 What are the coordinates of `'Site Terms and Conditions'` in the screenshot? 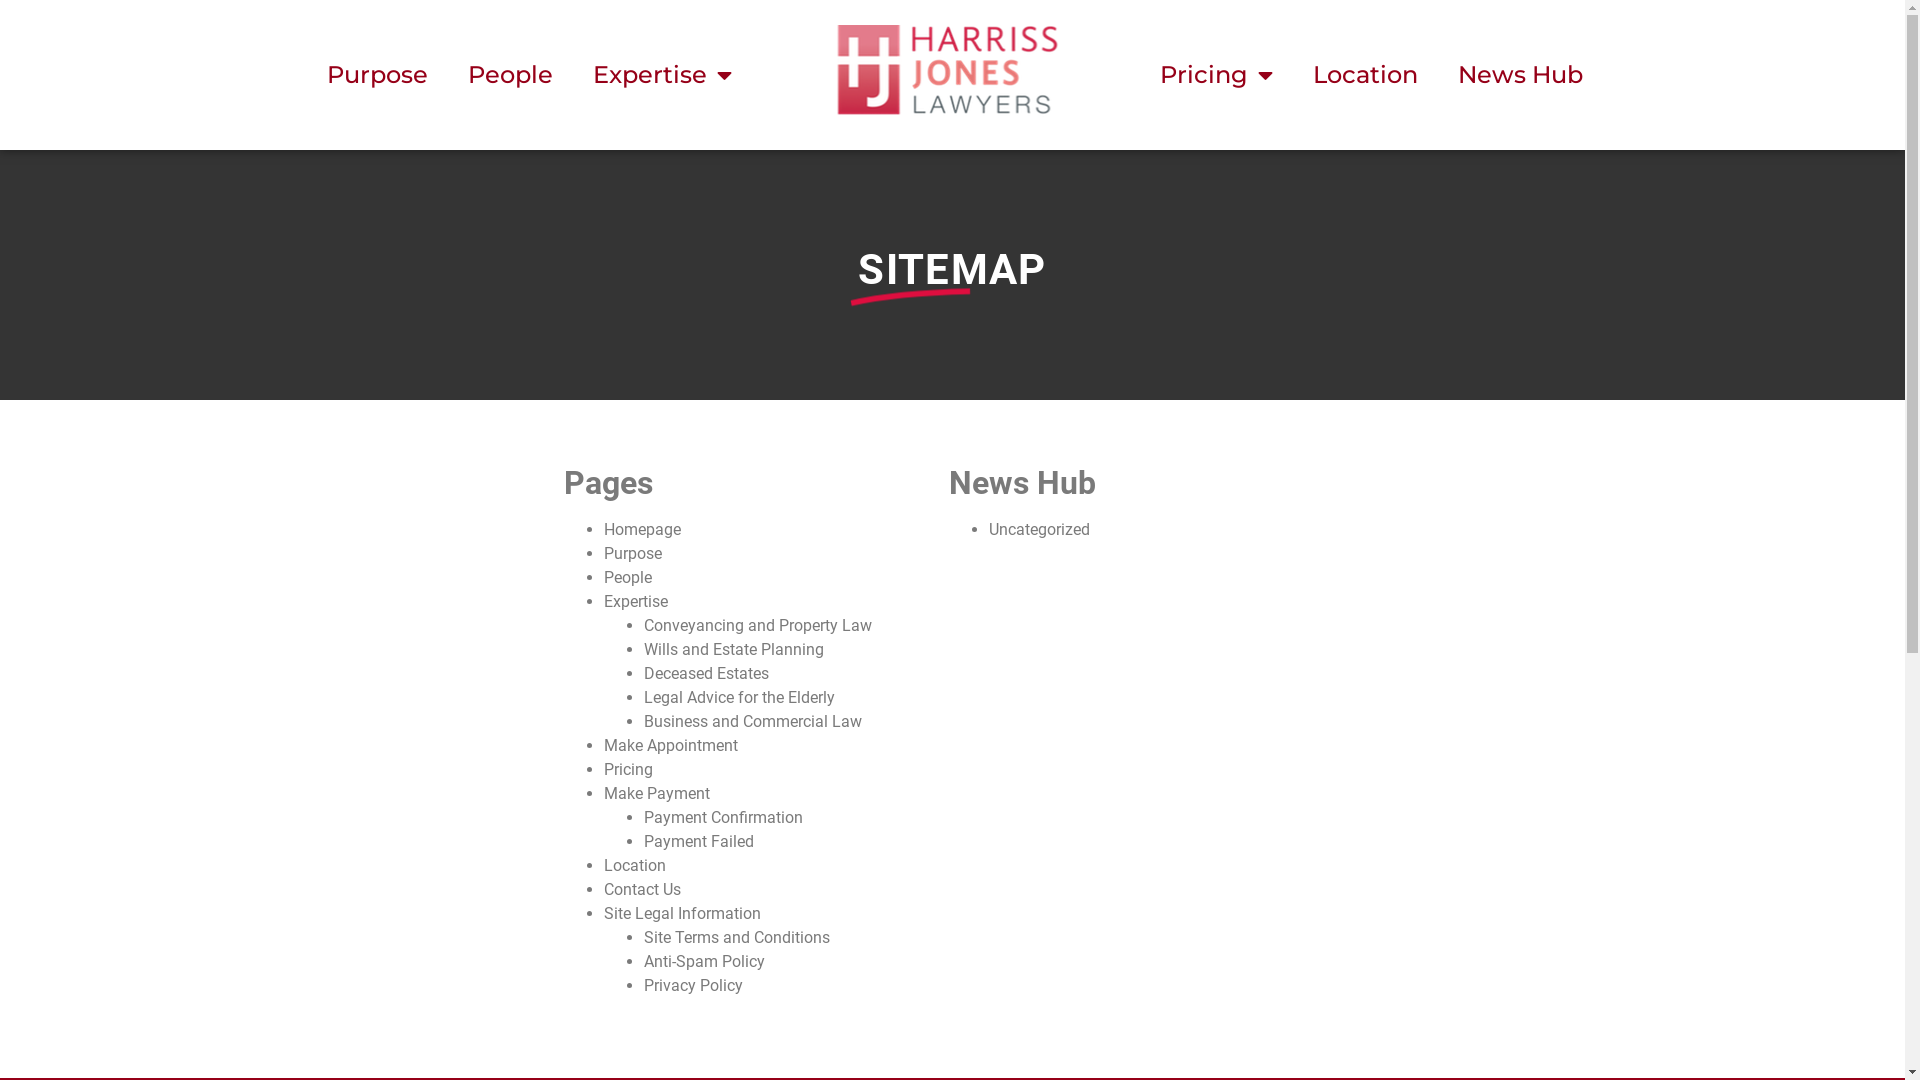 It's located at (736, 937).